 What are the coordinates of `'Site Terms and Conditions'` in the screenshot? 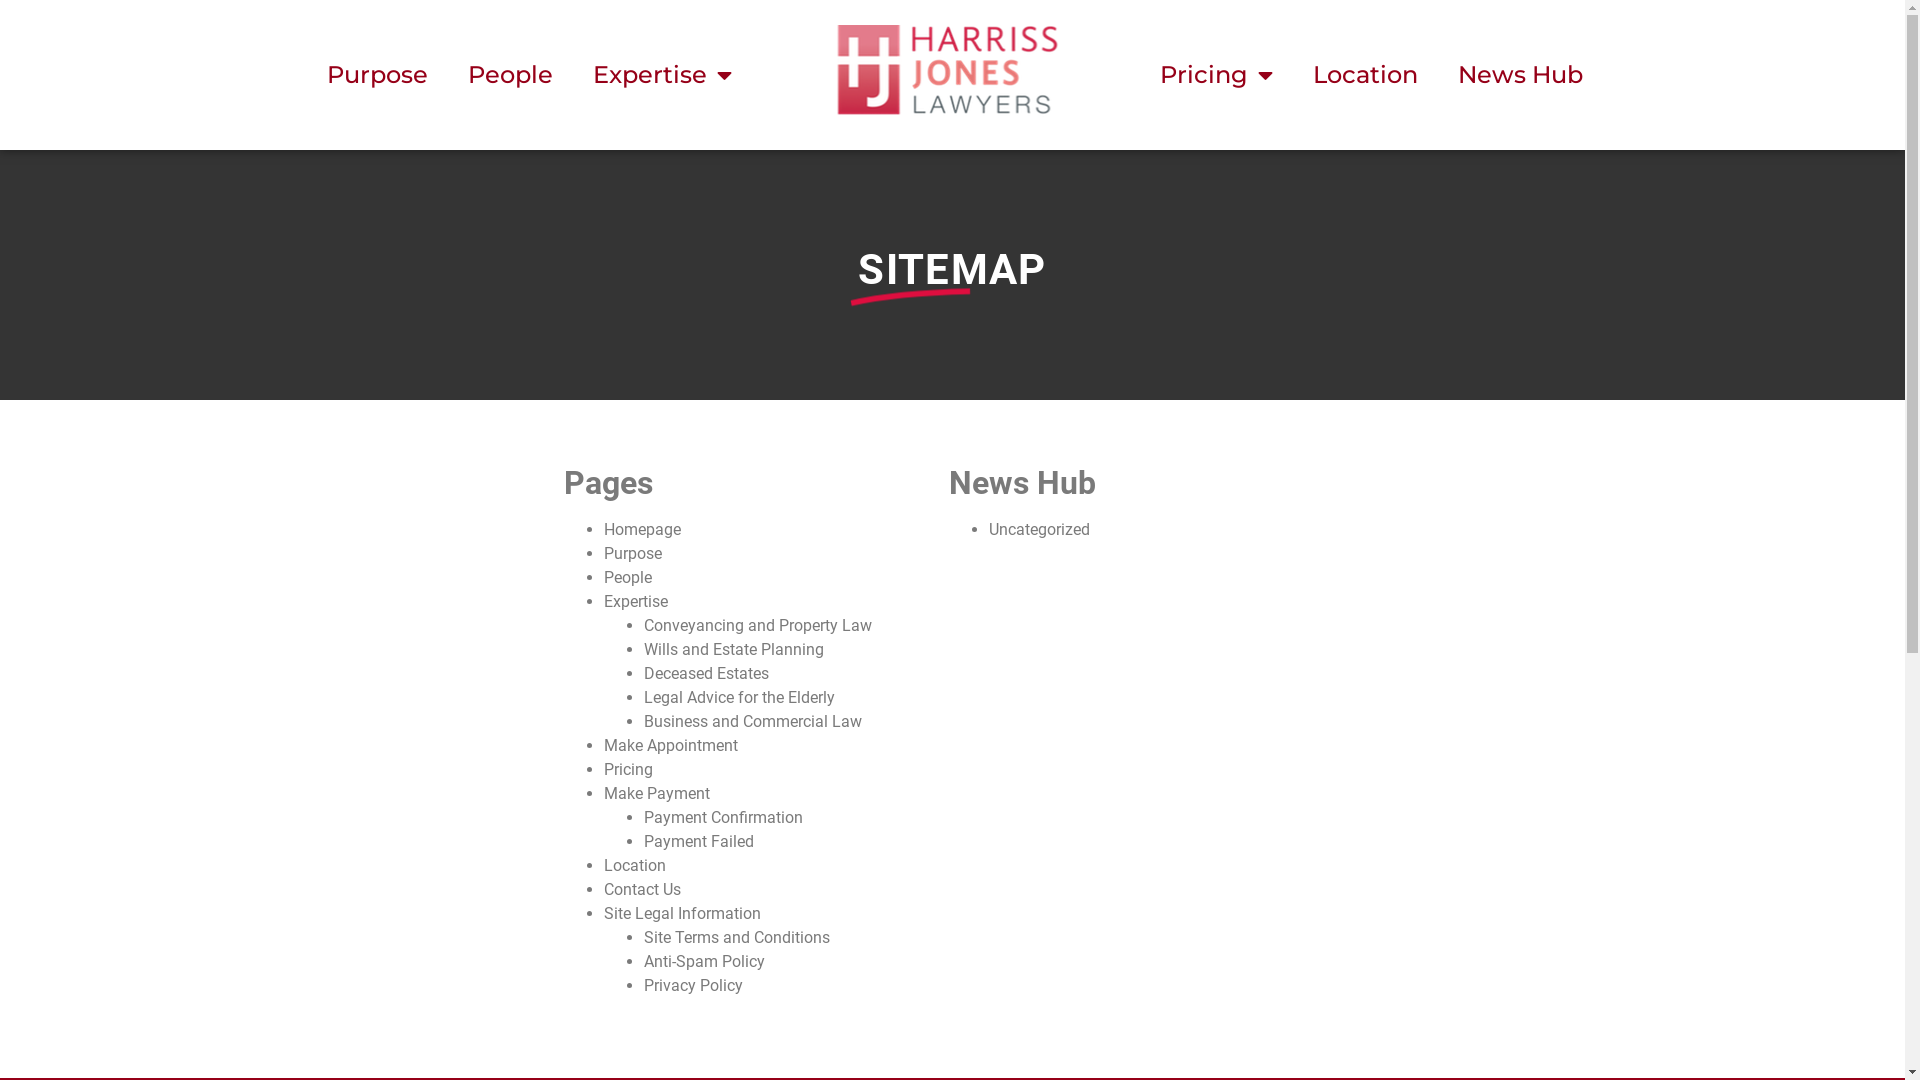 It's located at (736, 937).